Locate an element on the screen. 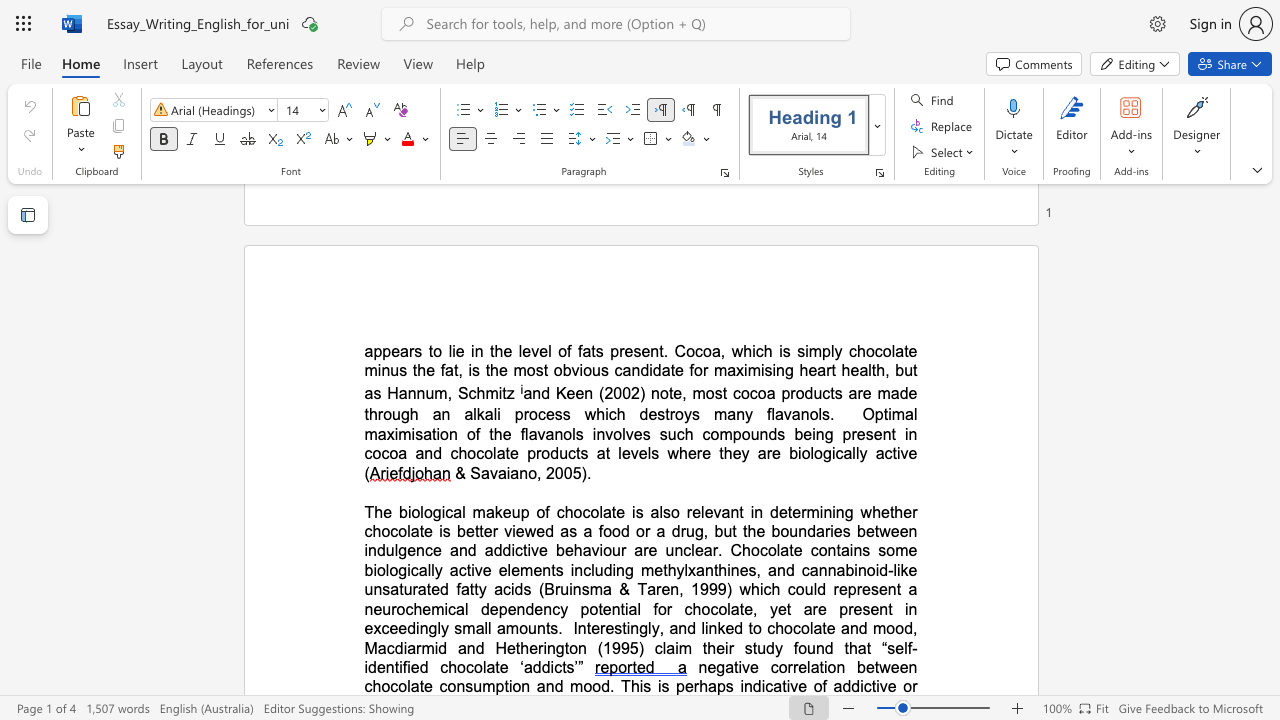 This screenshot has width=1280, height=720. the subset text "tion between chocolate cons" within the text "negative correlation between chocolate consumption and mood. This is" is located at coordinates (819, 667).